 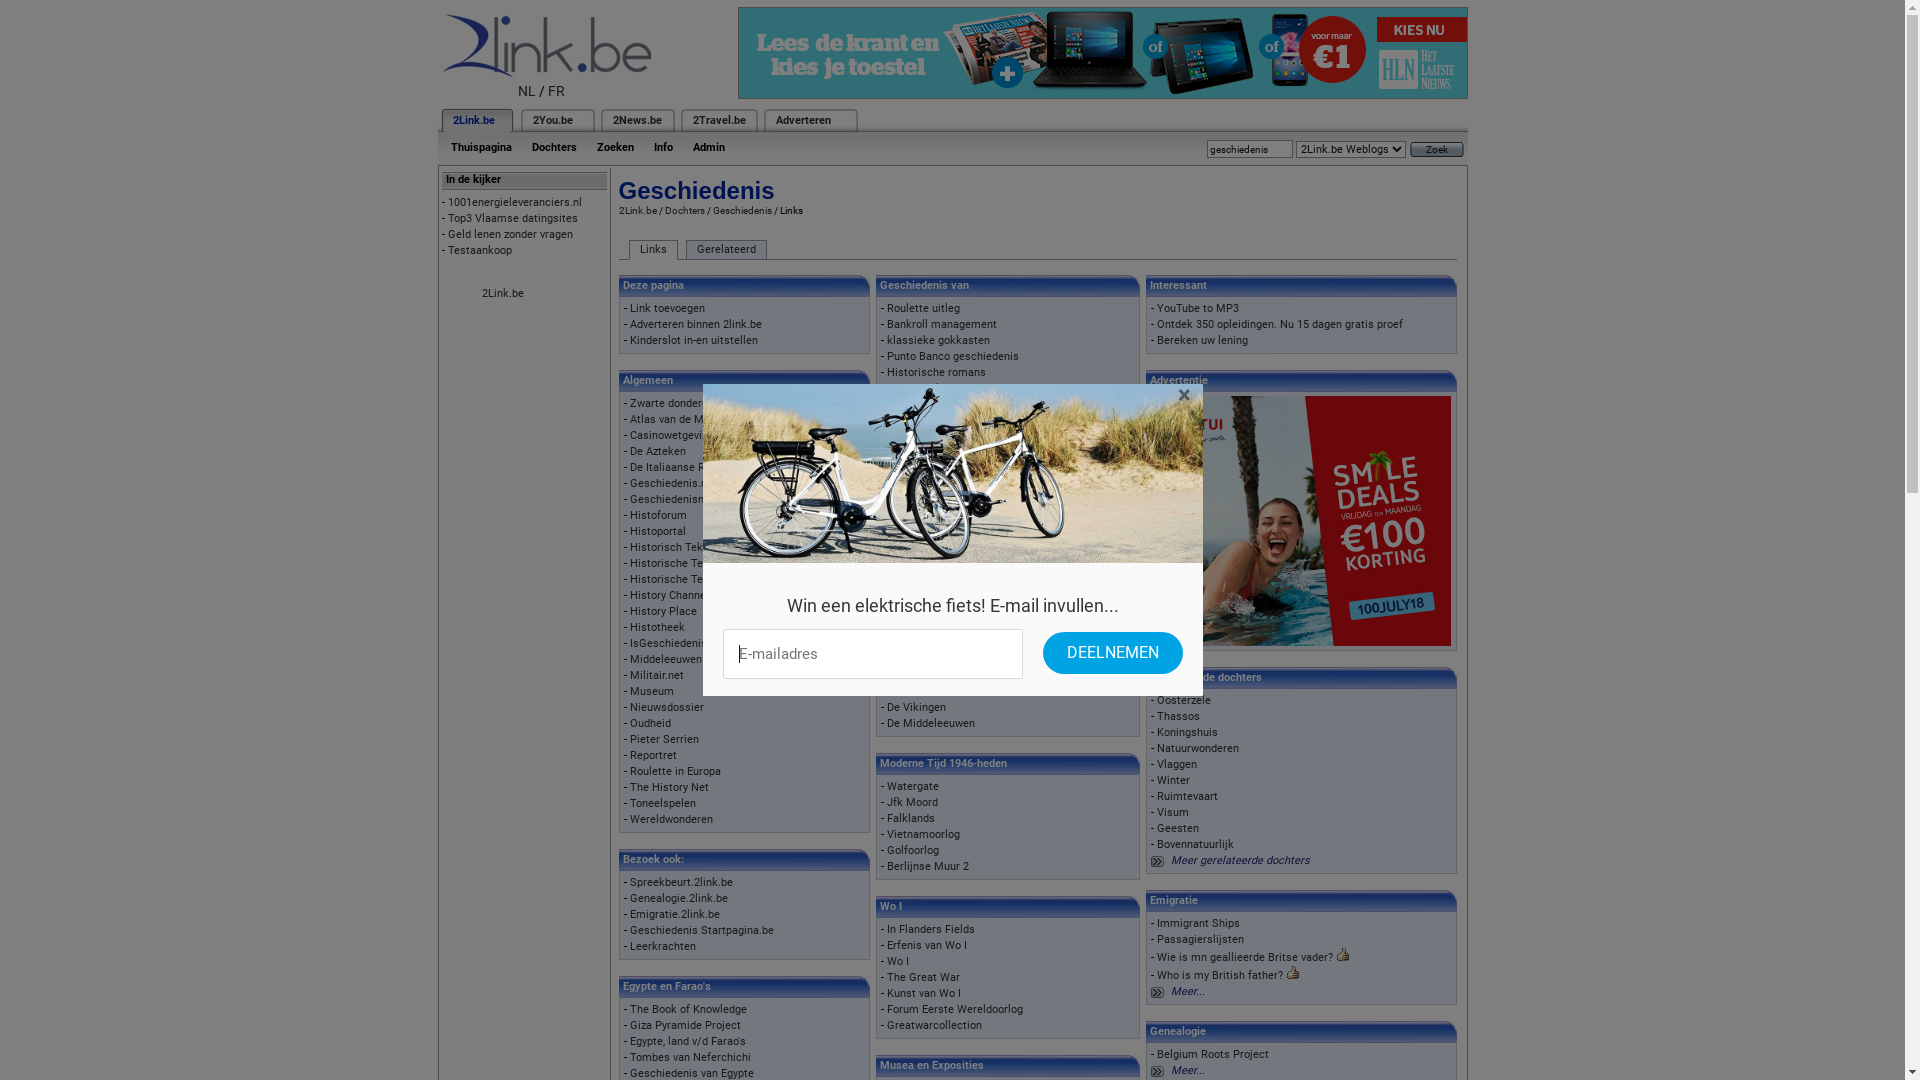 I want to click on 'Info', so click(x=663, y=146).